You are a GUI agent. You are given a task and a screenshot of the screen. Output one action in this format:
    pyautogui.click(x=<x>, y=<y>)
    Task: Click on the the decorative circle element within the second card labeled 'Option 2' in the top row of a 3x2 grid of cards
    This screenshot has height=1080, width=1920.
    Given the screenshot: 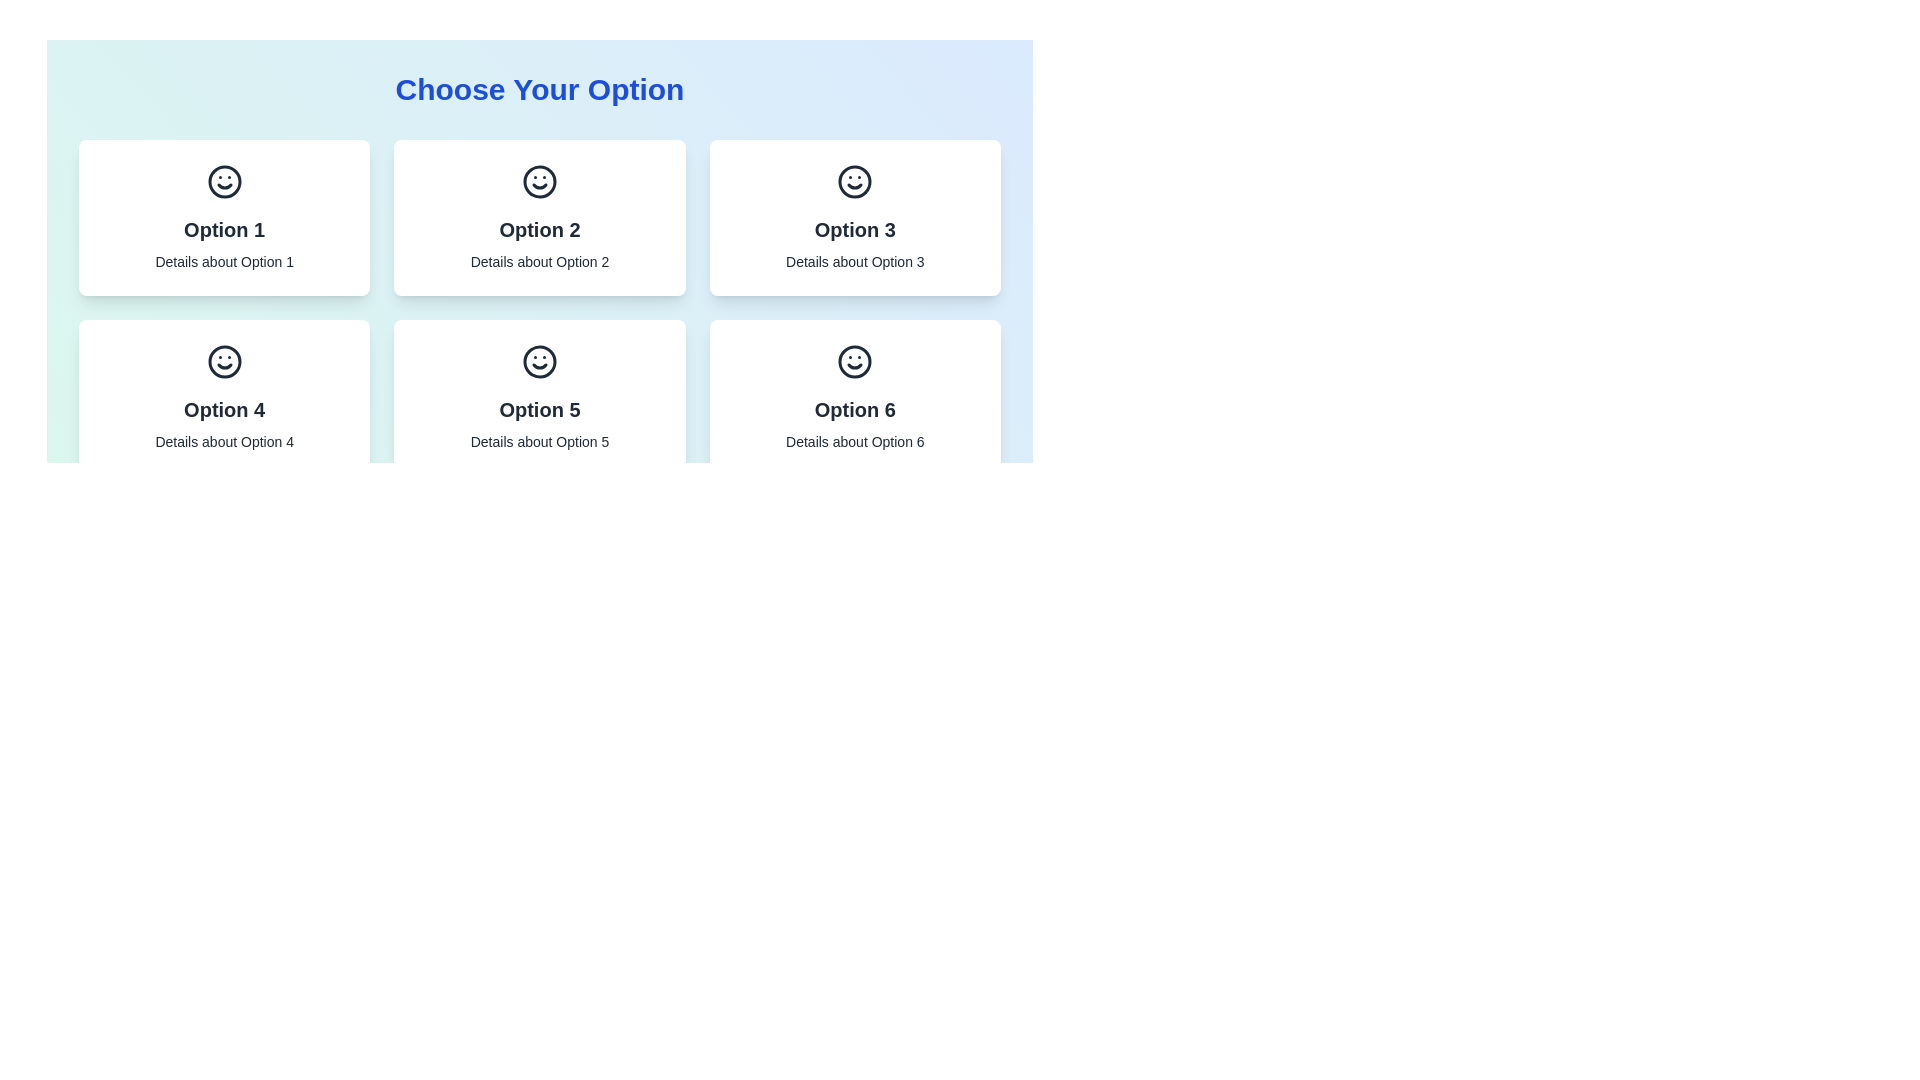 What is the action you would take?
    pyautogui.click(x=539, y=181)
    